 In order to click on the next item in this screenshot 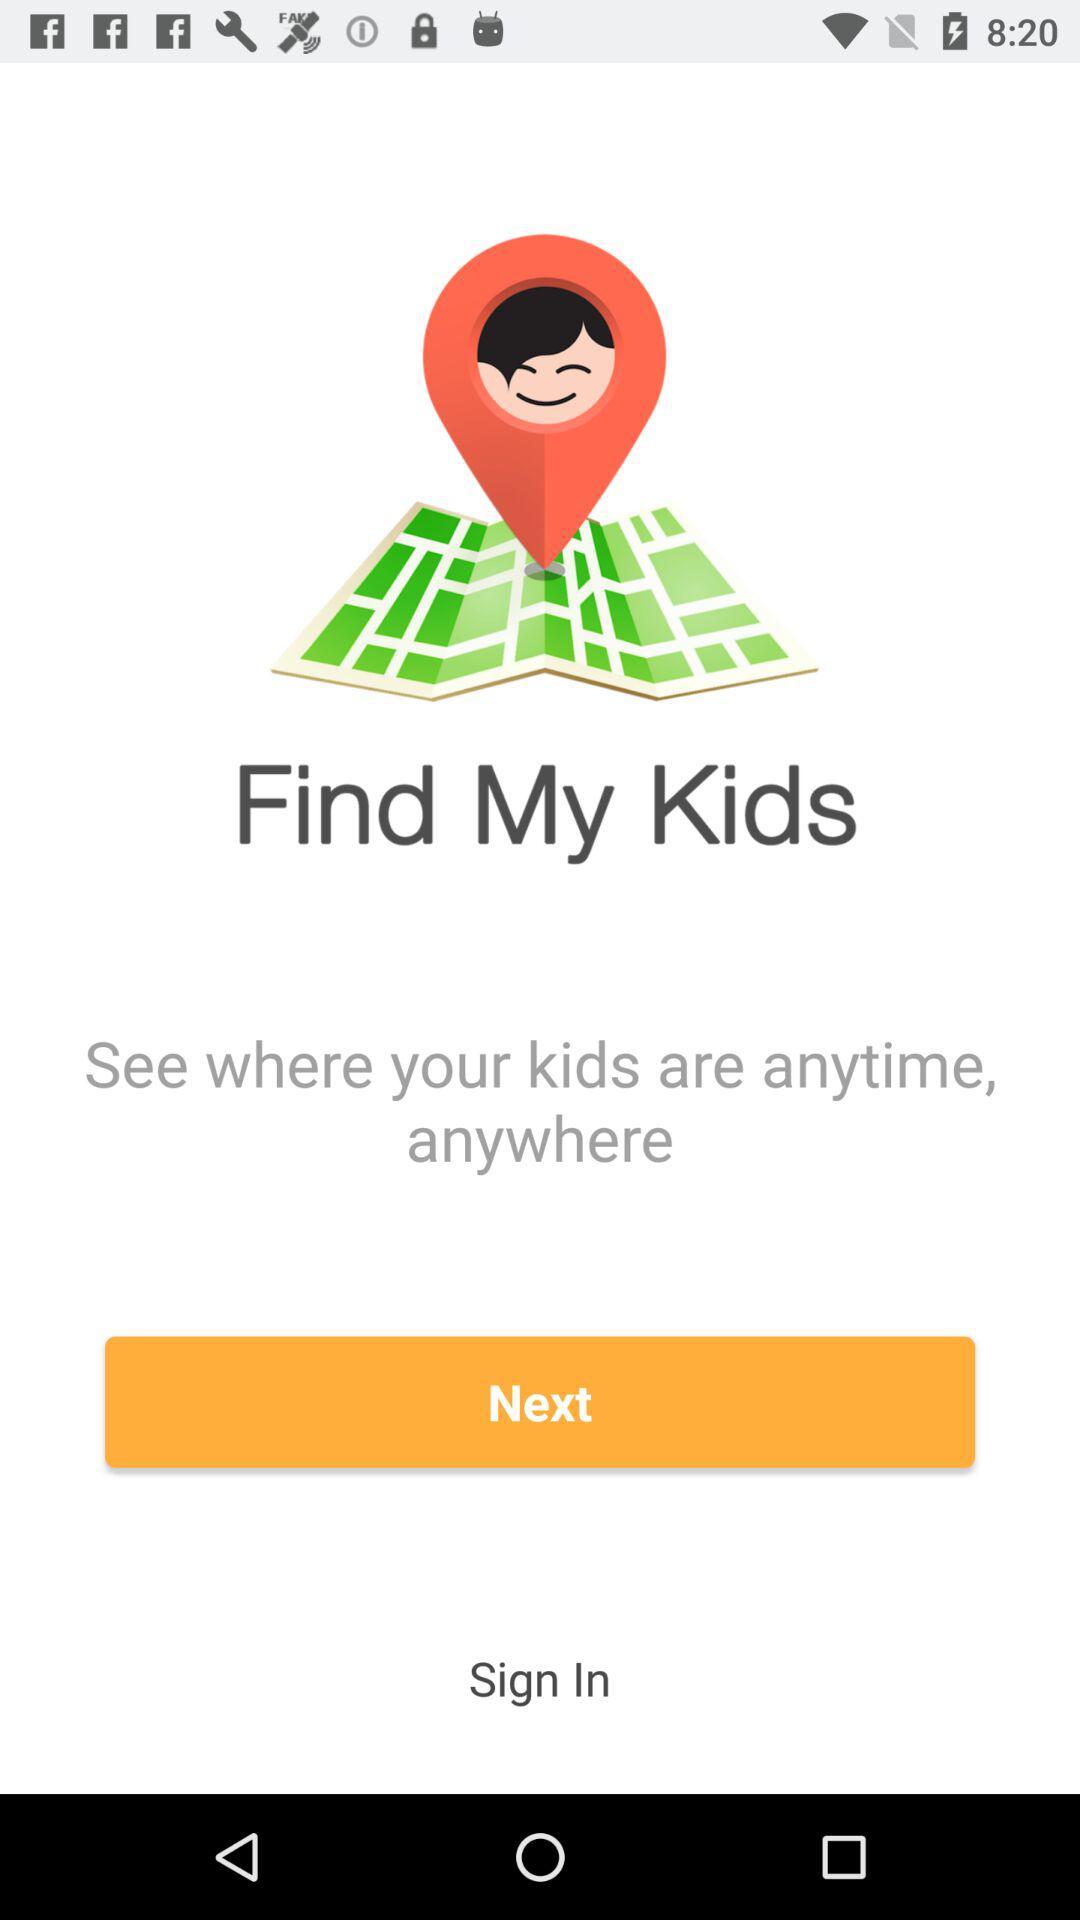, I will do `click(540, 1401)`.